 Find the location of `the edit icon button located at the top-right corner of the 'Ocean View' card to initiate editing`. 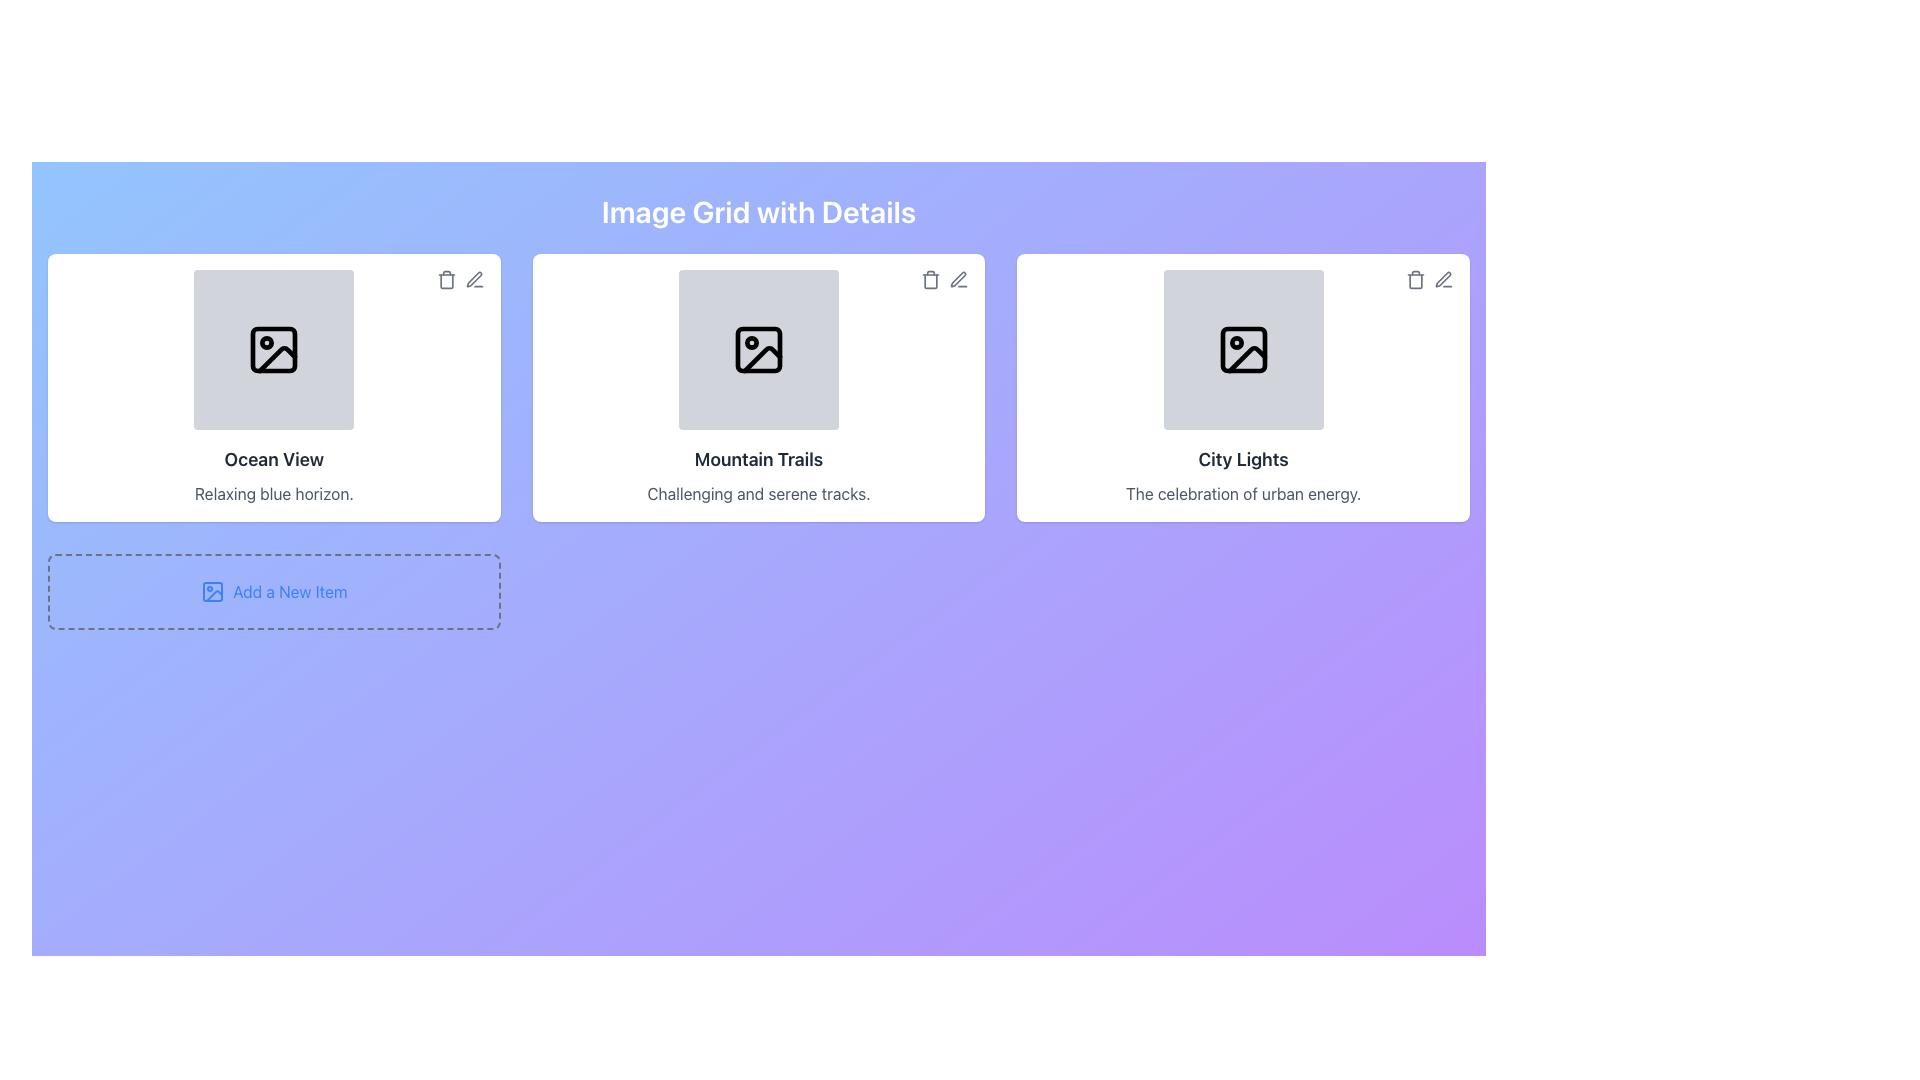

the edit icon button located at the top-right corner of the 'Ocean View' card to initiate editing is located at coordinates (473, 279).